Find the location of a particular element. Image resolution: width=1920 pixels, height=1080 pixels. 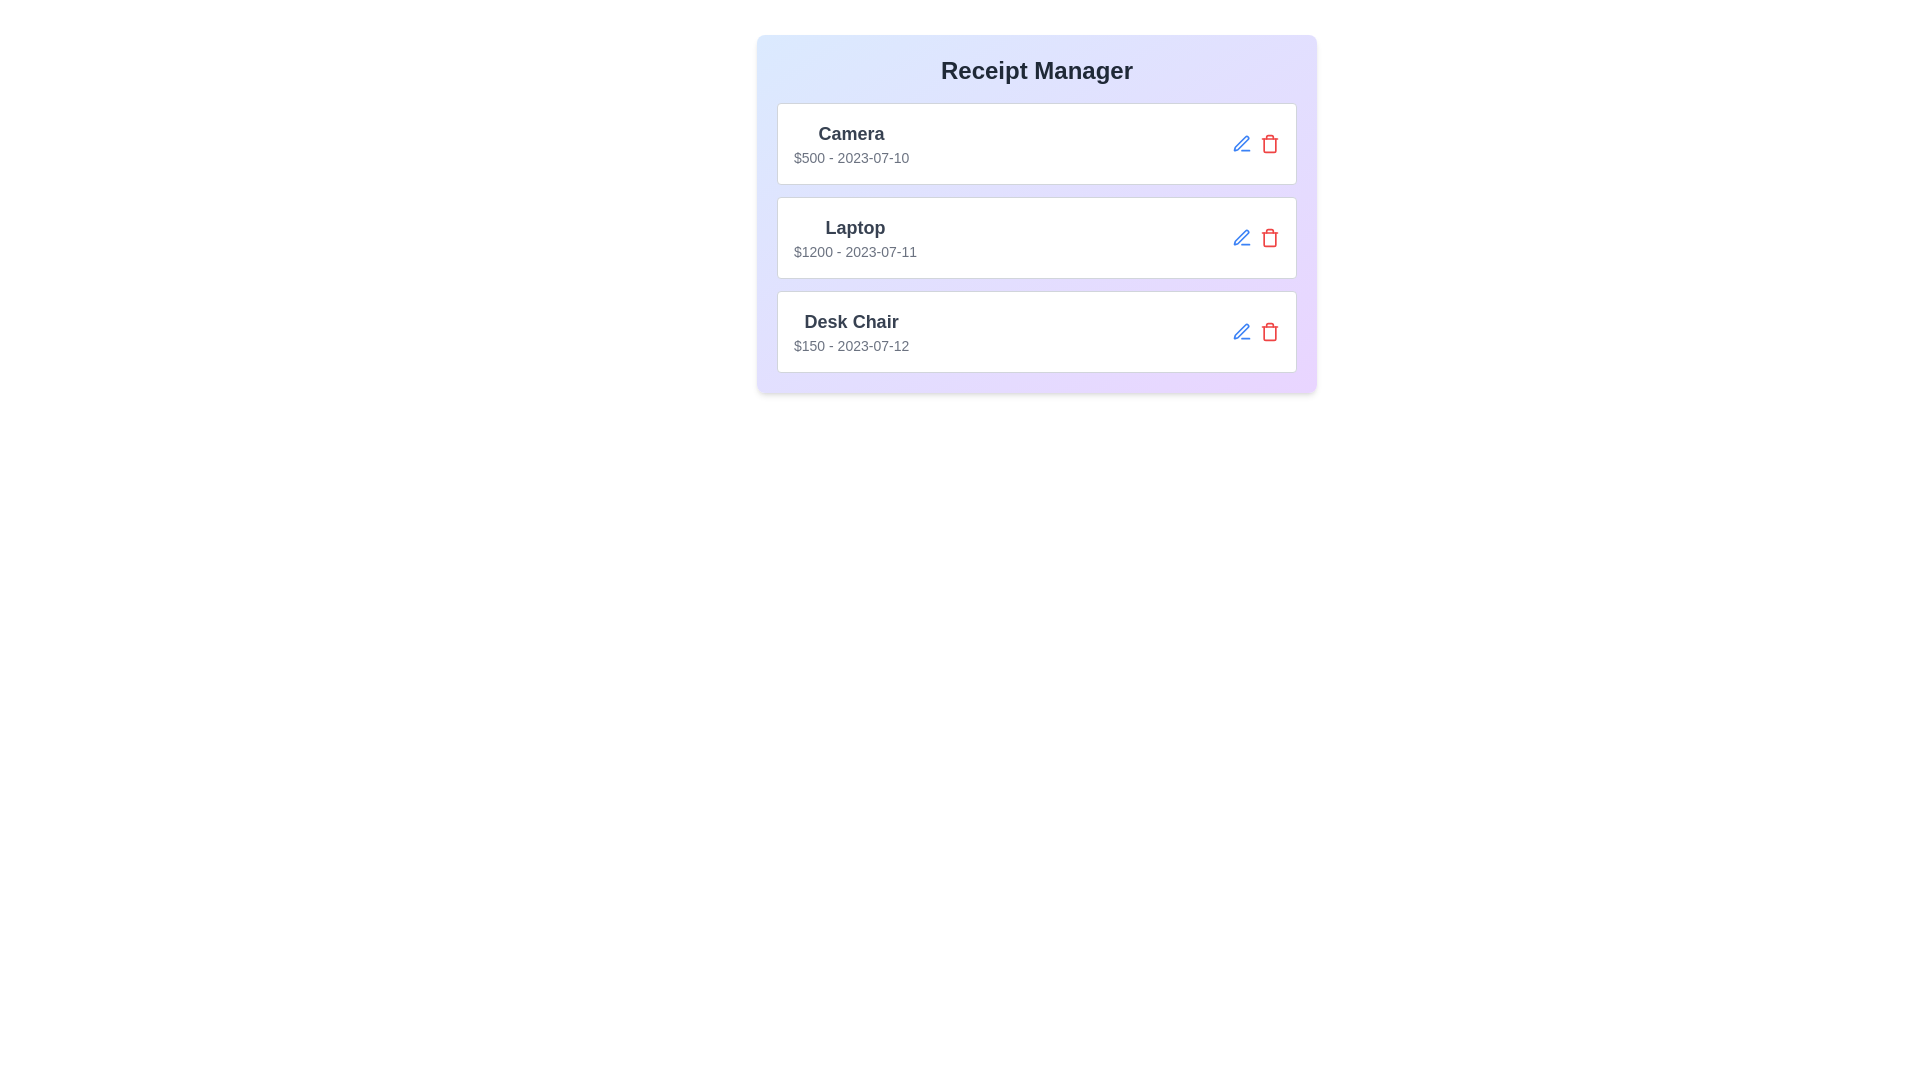

the delete button for the receipt entry with item Laptop is located at coordinates (1269, 237).